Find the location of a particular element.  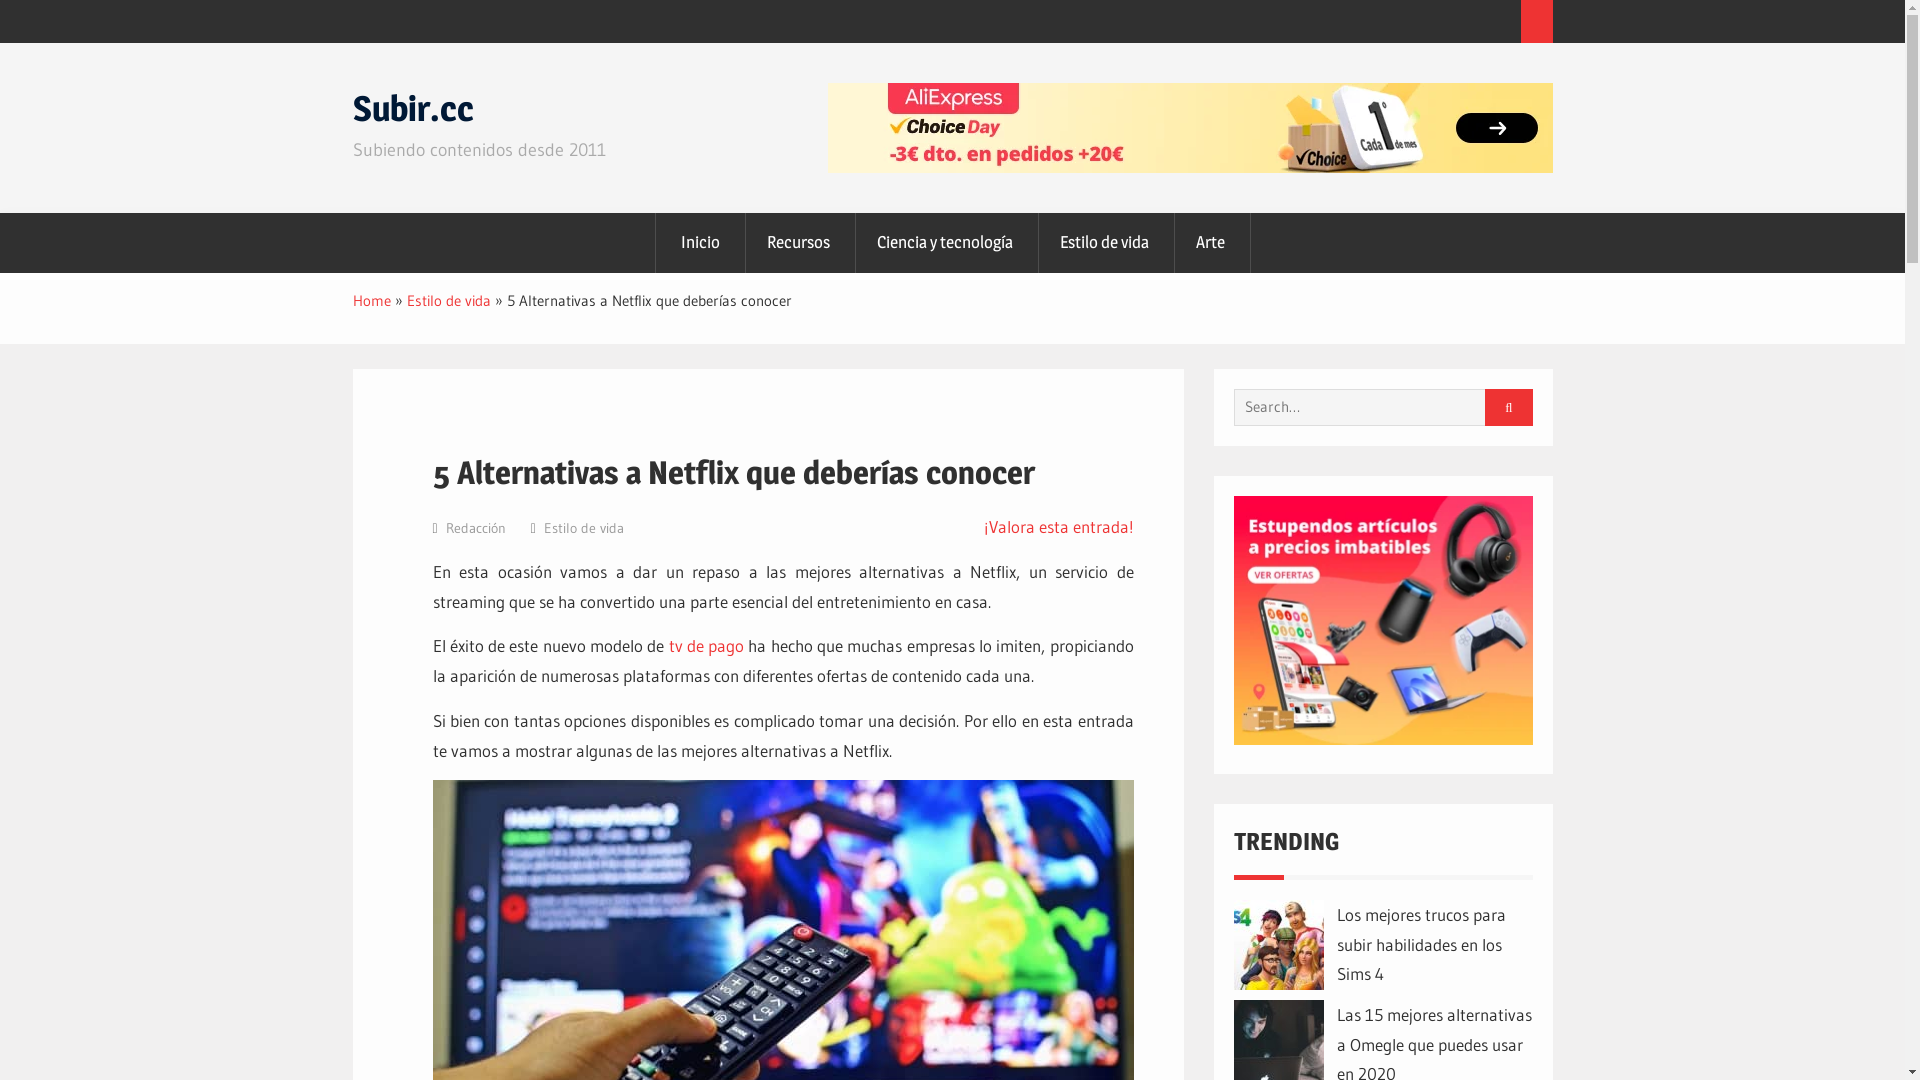

'Home' is located at coordinates (370, 300).